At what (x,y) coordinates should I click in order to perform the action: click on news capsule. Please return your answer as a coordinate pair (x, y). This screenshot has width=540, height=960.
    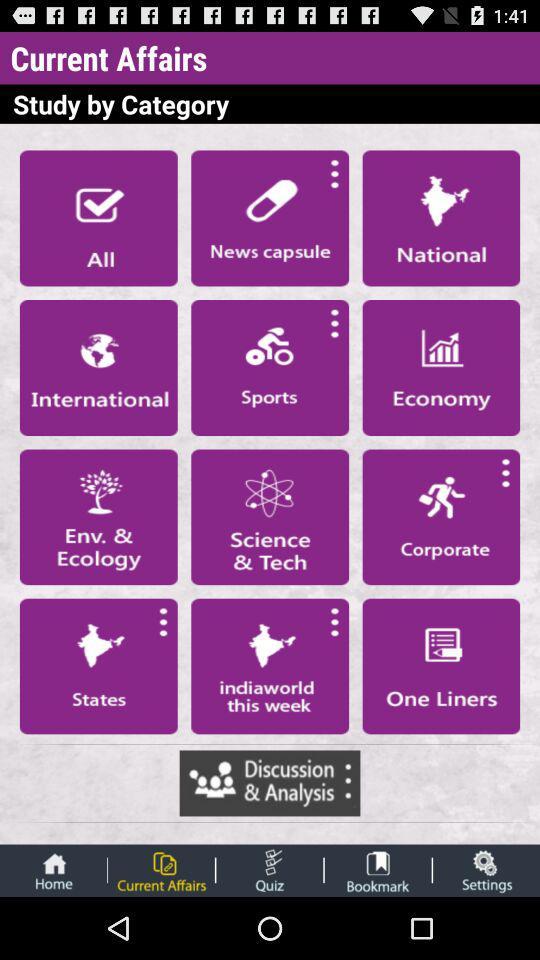
    Looking at the image, I should click on (270, 218).